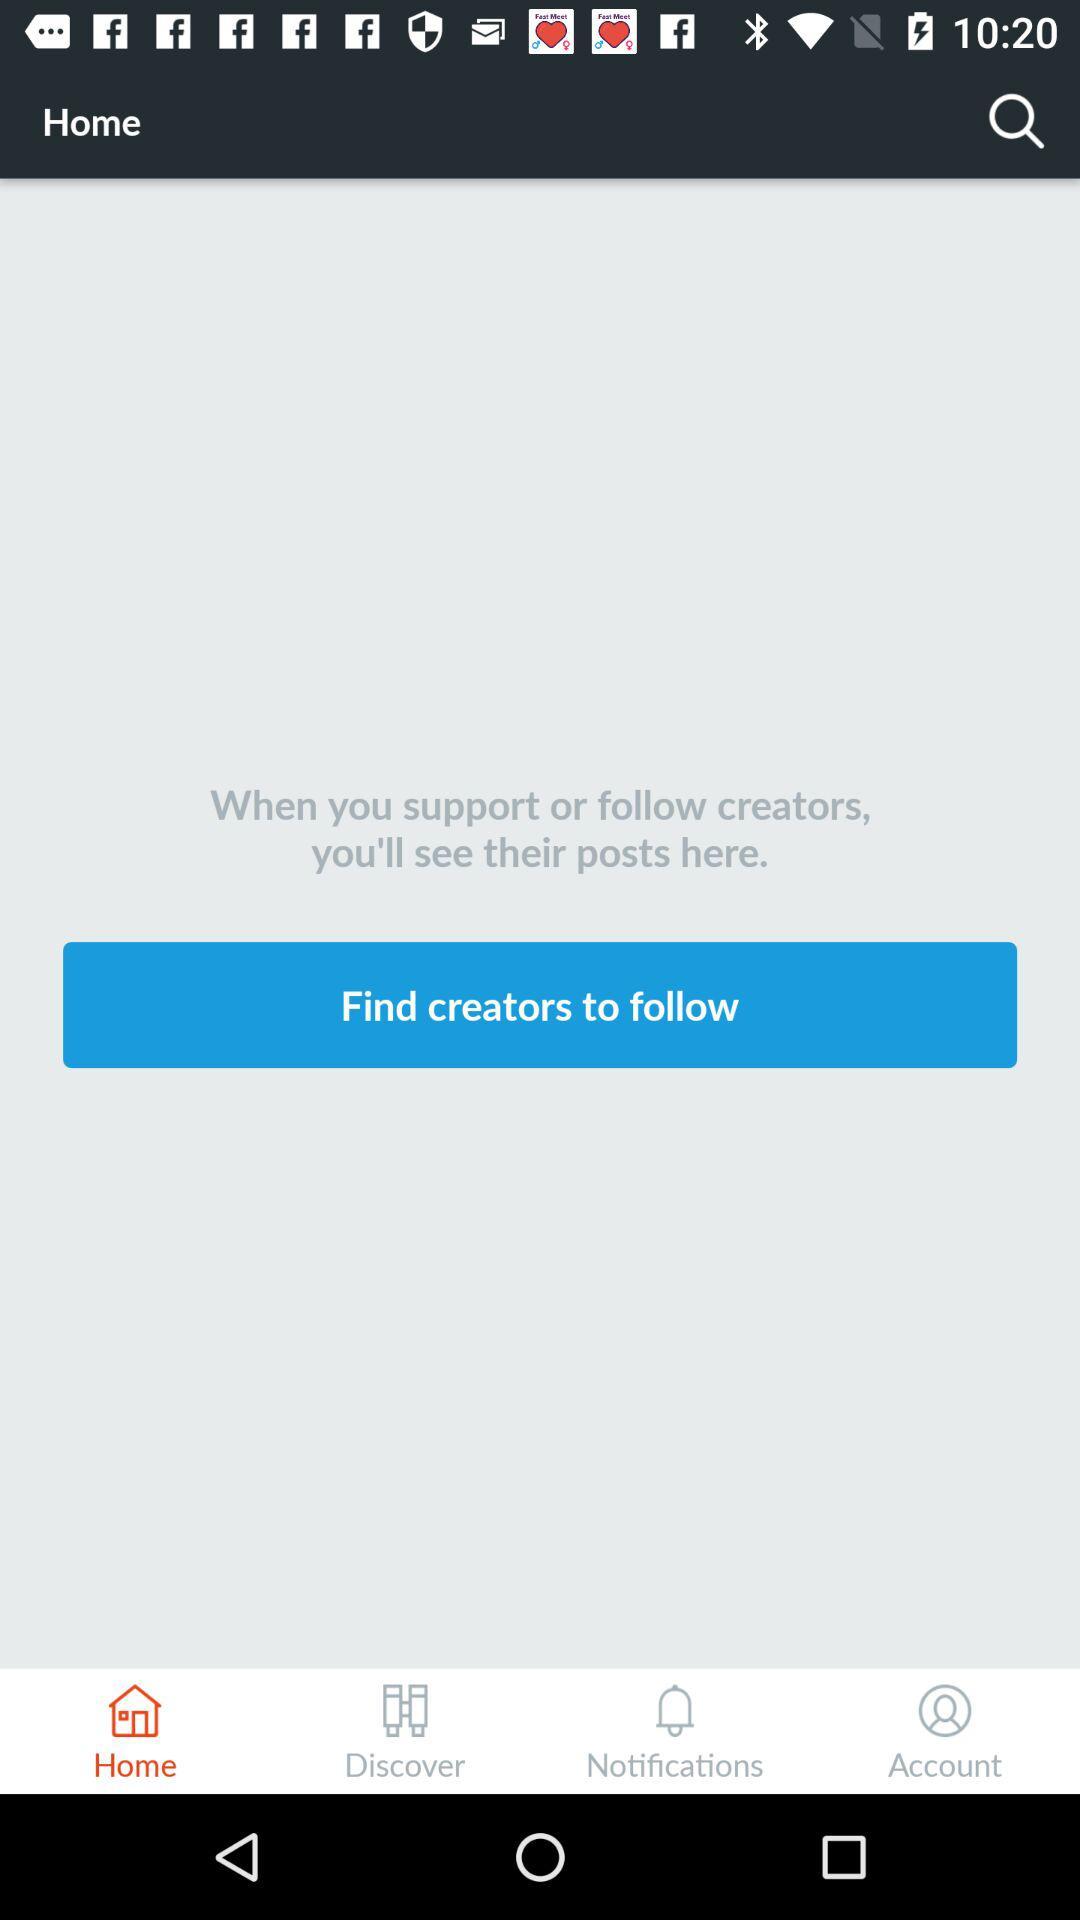 The image size is (1080, 1920). What do you see at coordinates (1017, 119) in the screenshot?
I see `the item at the top right corner` at bounding box center [1017, 119].